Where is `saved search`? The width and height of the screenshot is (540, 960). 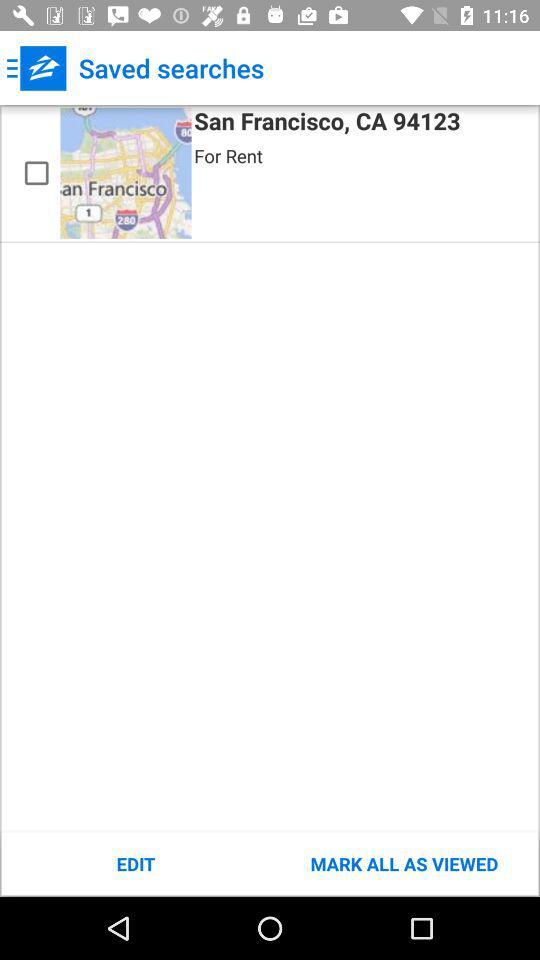 saved search is located at coordinates (36, 172).